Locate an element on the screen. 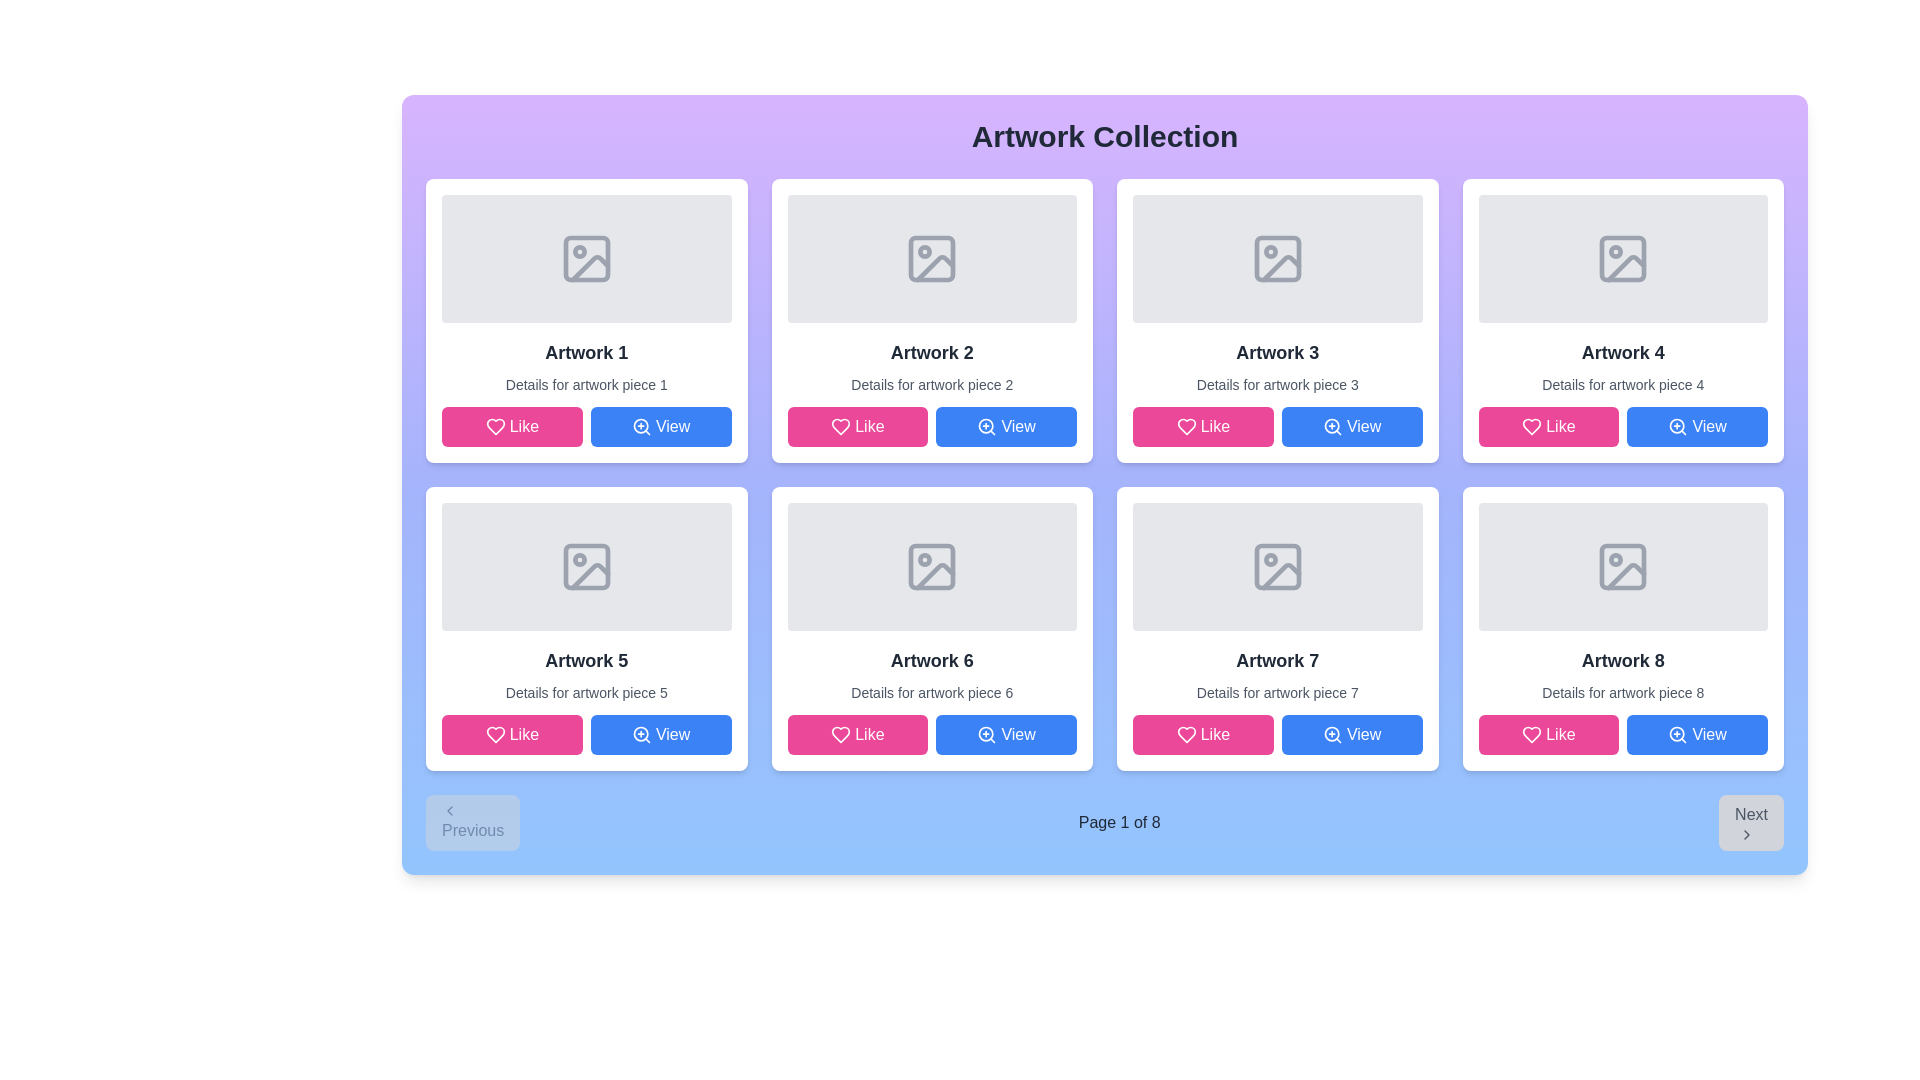 Image resolution: width=1920 pixels, height=1080 pixels. the small circular graphic located at the top-left corner of the image placeholder is located at coordinates (578, 250).